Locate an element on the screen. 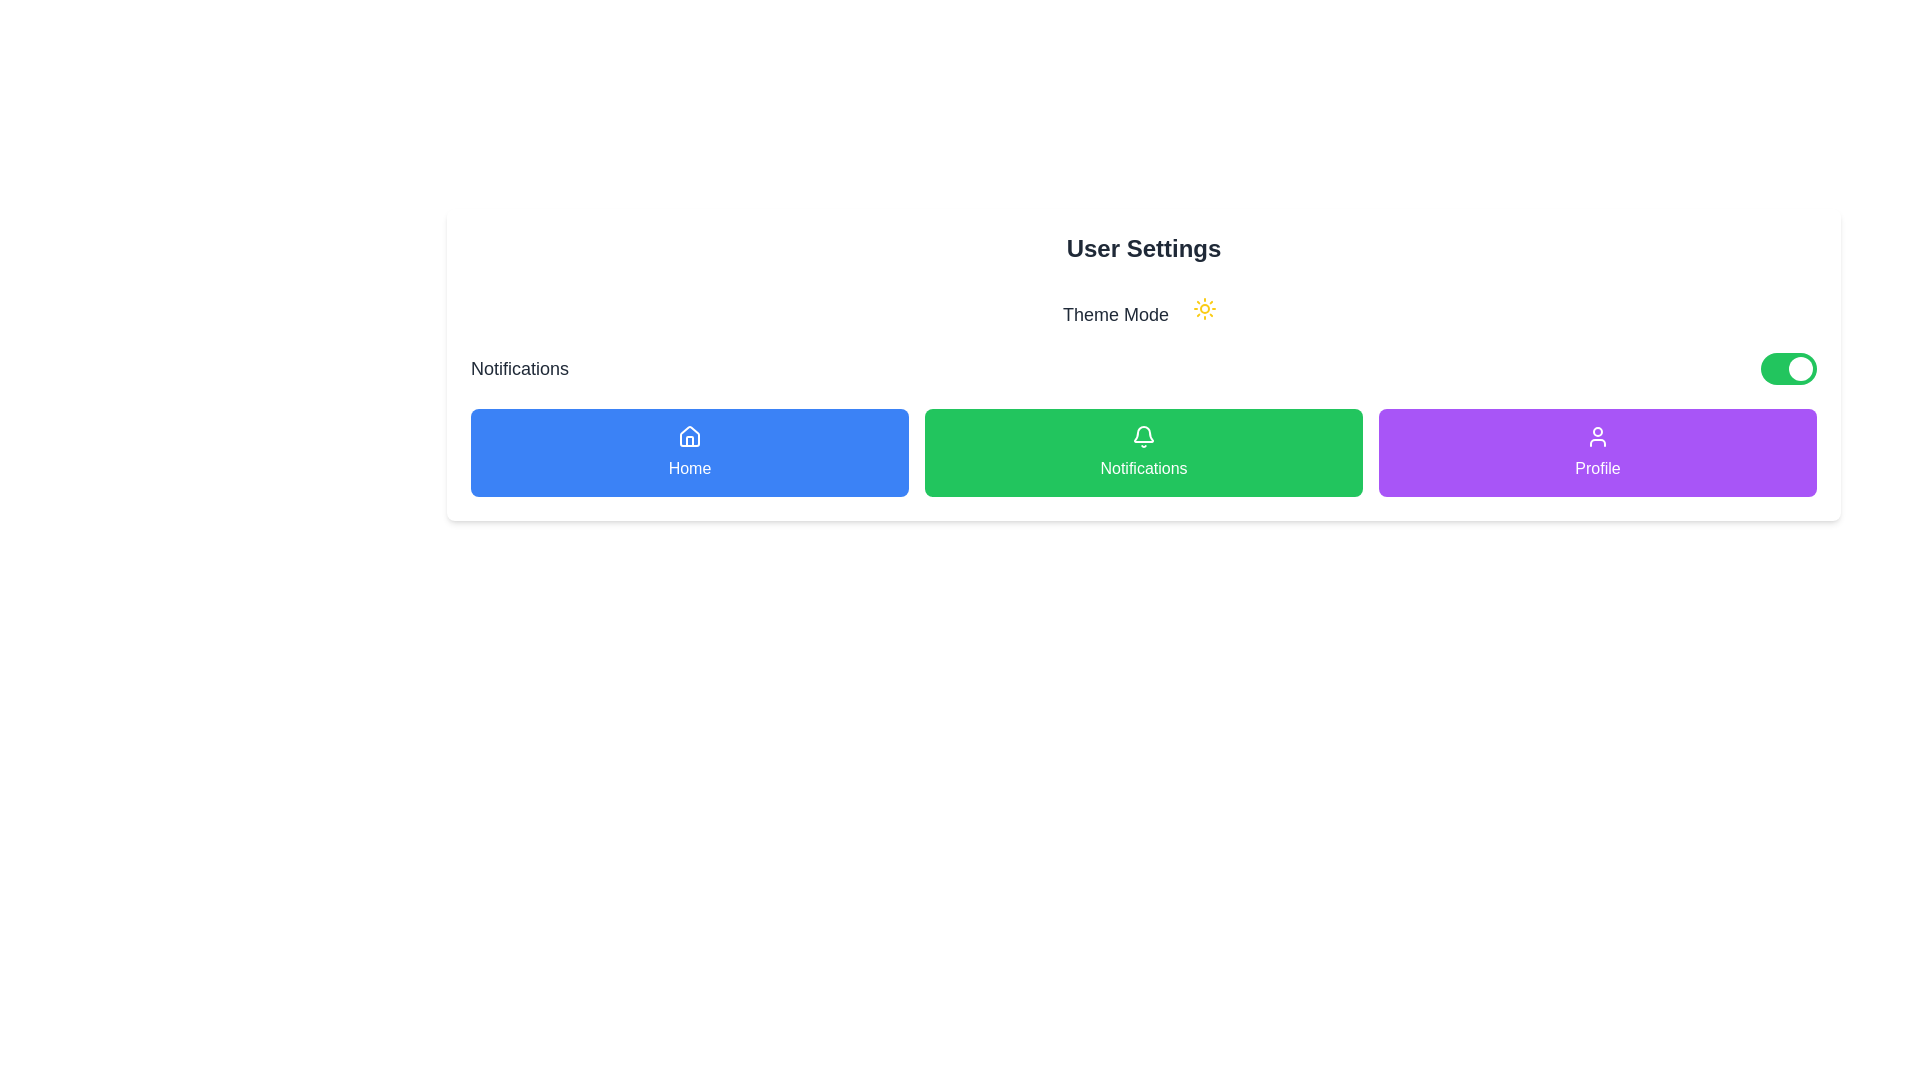 Image resolution: width=1920 pixels, height=1080 pixels. the theme mode toggle icon located near the 'Theme Mode' text is located at coordinates (1203, 308).